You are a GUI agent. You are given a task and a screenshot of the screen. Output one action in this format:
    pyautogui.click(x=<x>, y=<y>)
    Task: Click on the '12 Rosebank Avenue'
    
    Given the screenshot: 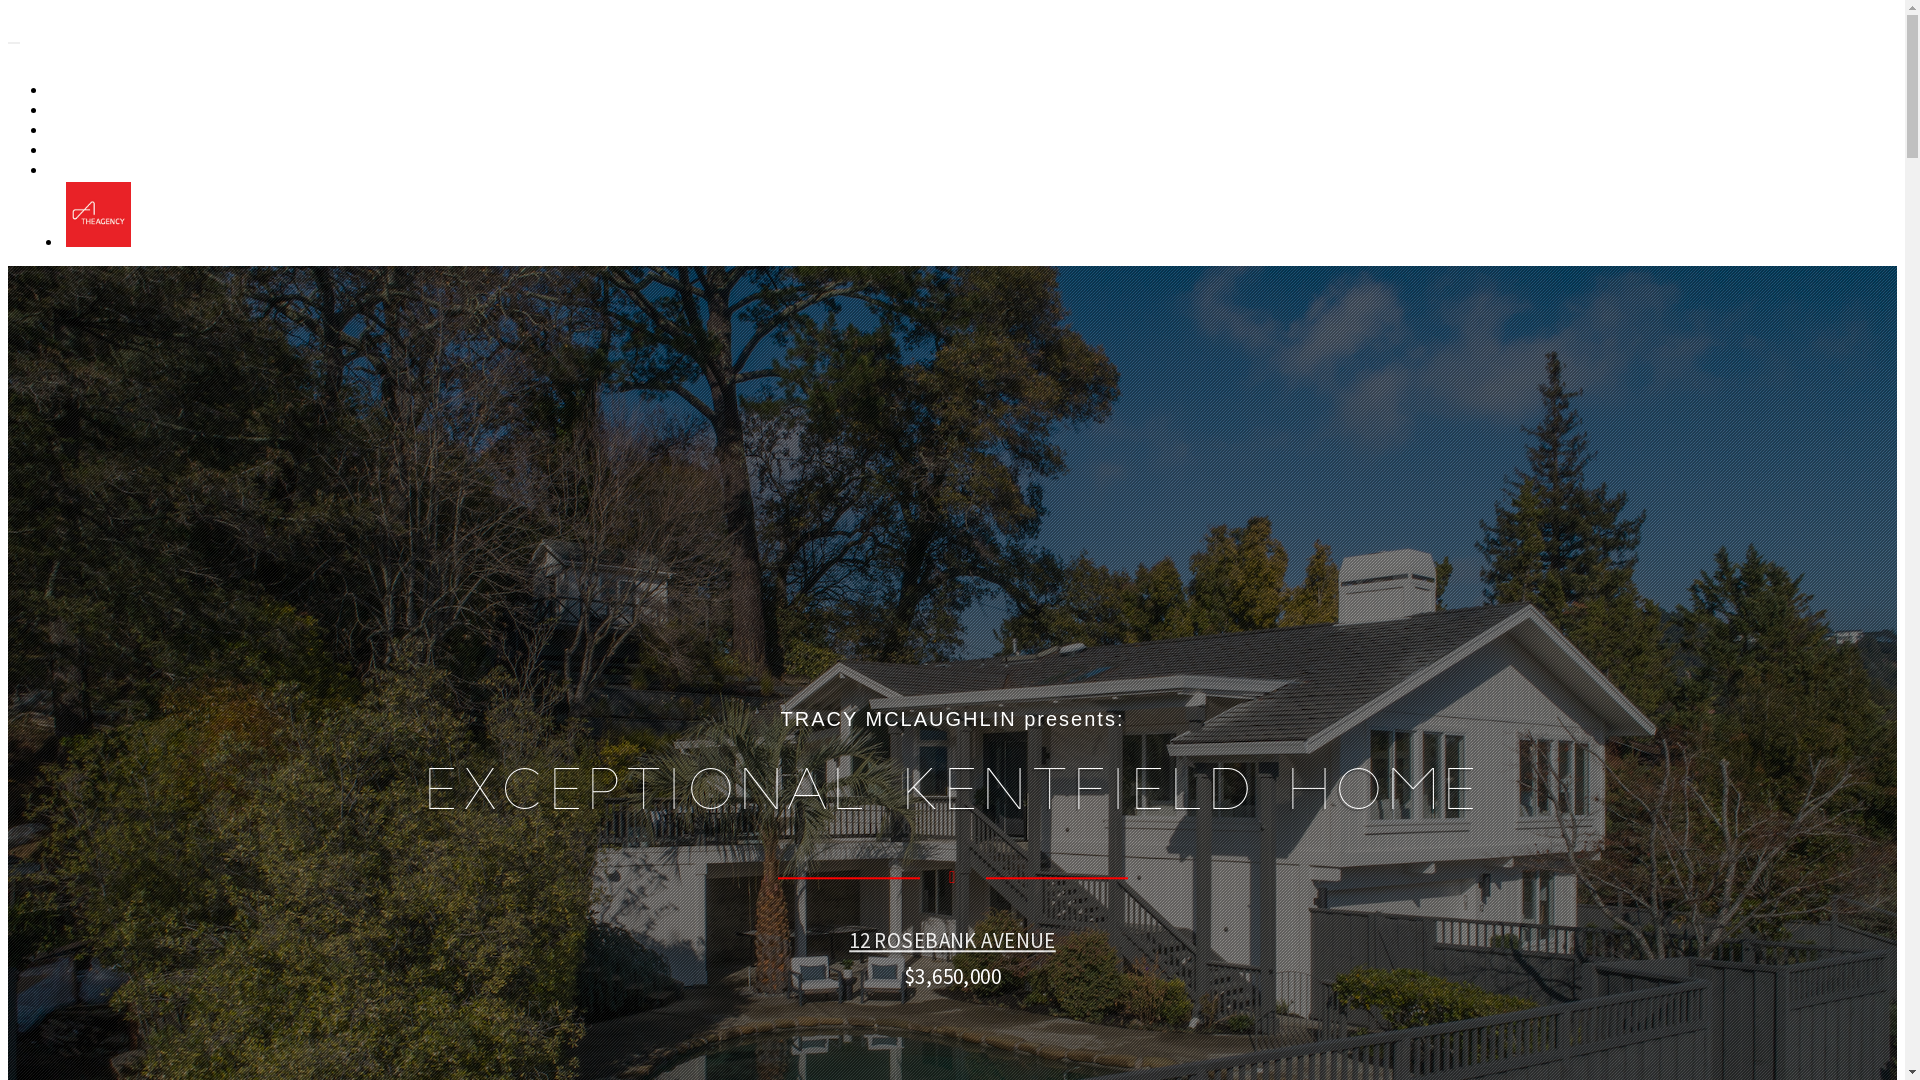 What is the action you would take?
    pyautogui.click(x=157, y=38)
    